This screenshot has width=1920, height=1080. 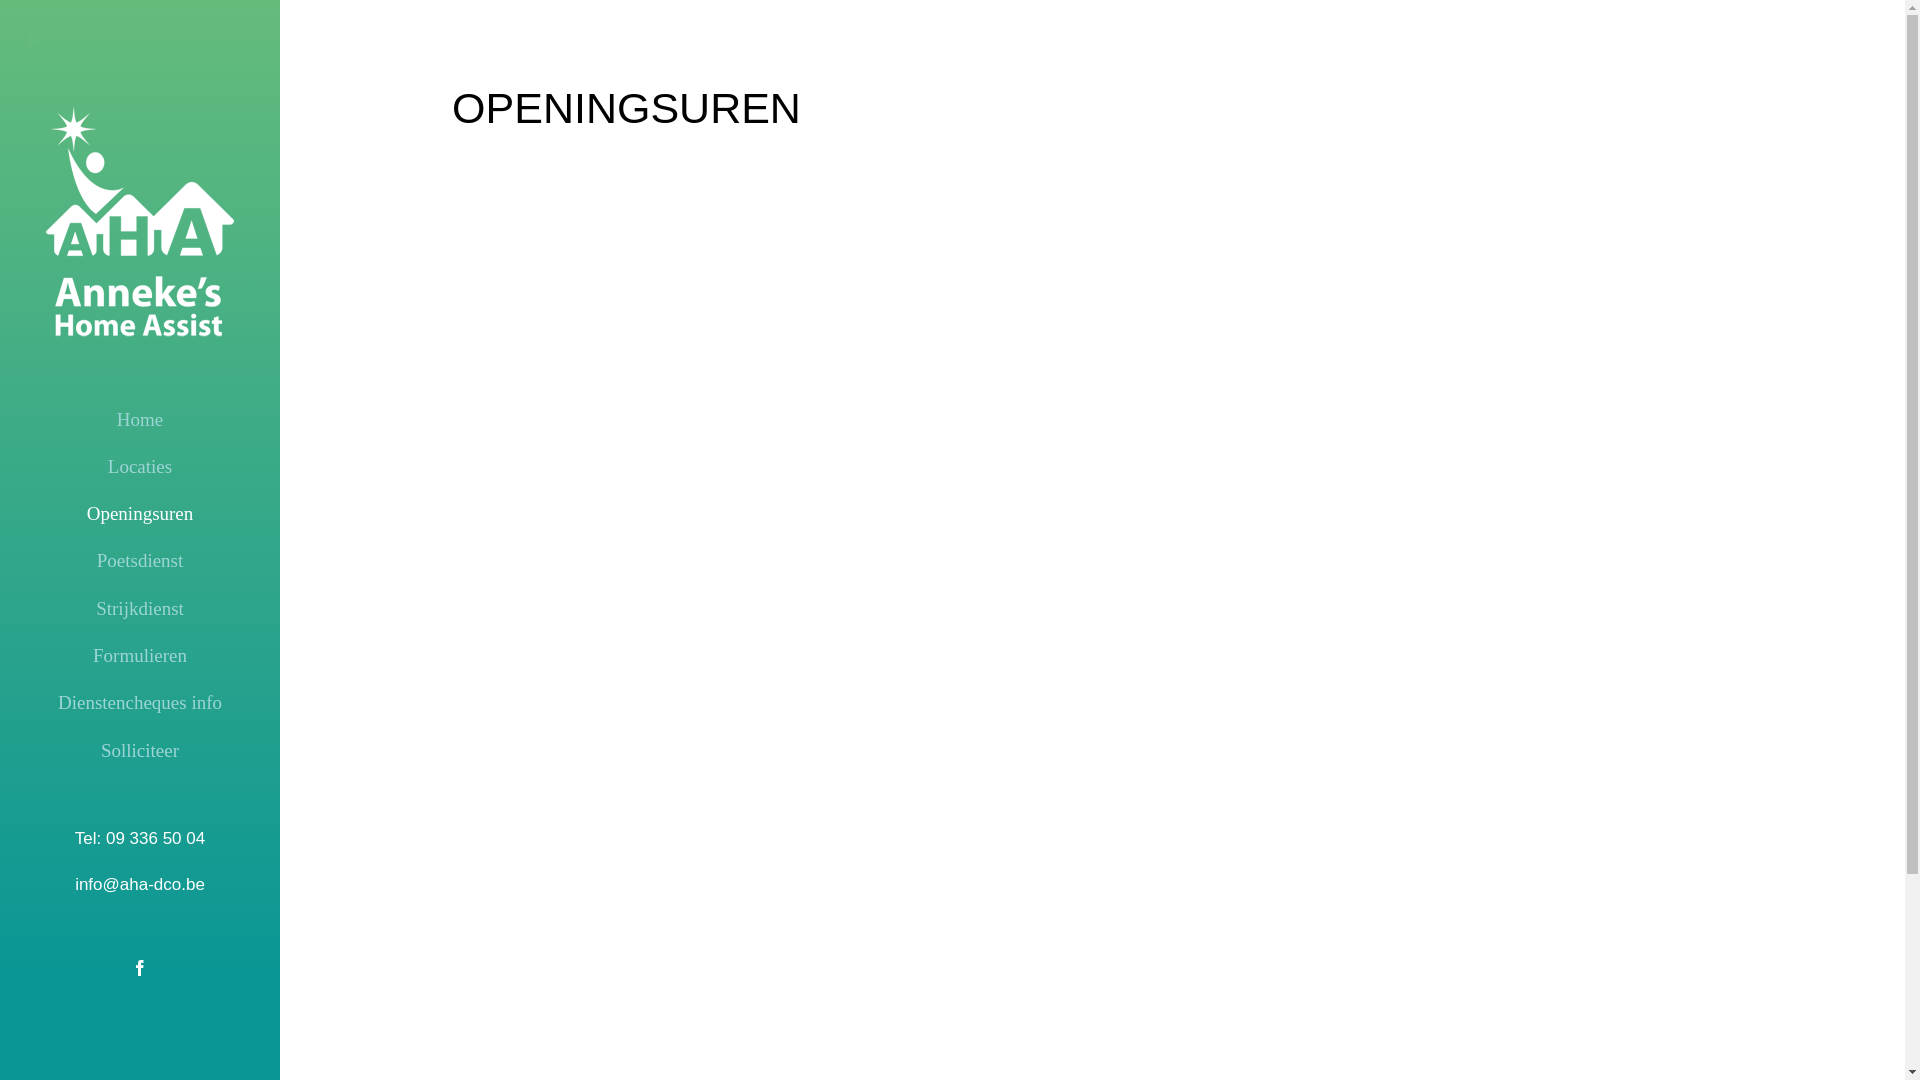 What do you see at coordinates (138, 466) in the screenshot?
I see `'Locaties'` at bounding box center [138, 466].